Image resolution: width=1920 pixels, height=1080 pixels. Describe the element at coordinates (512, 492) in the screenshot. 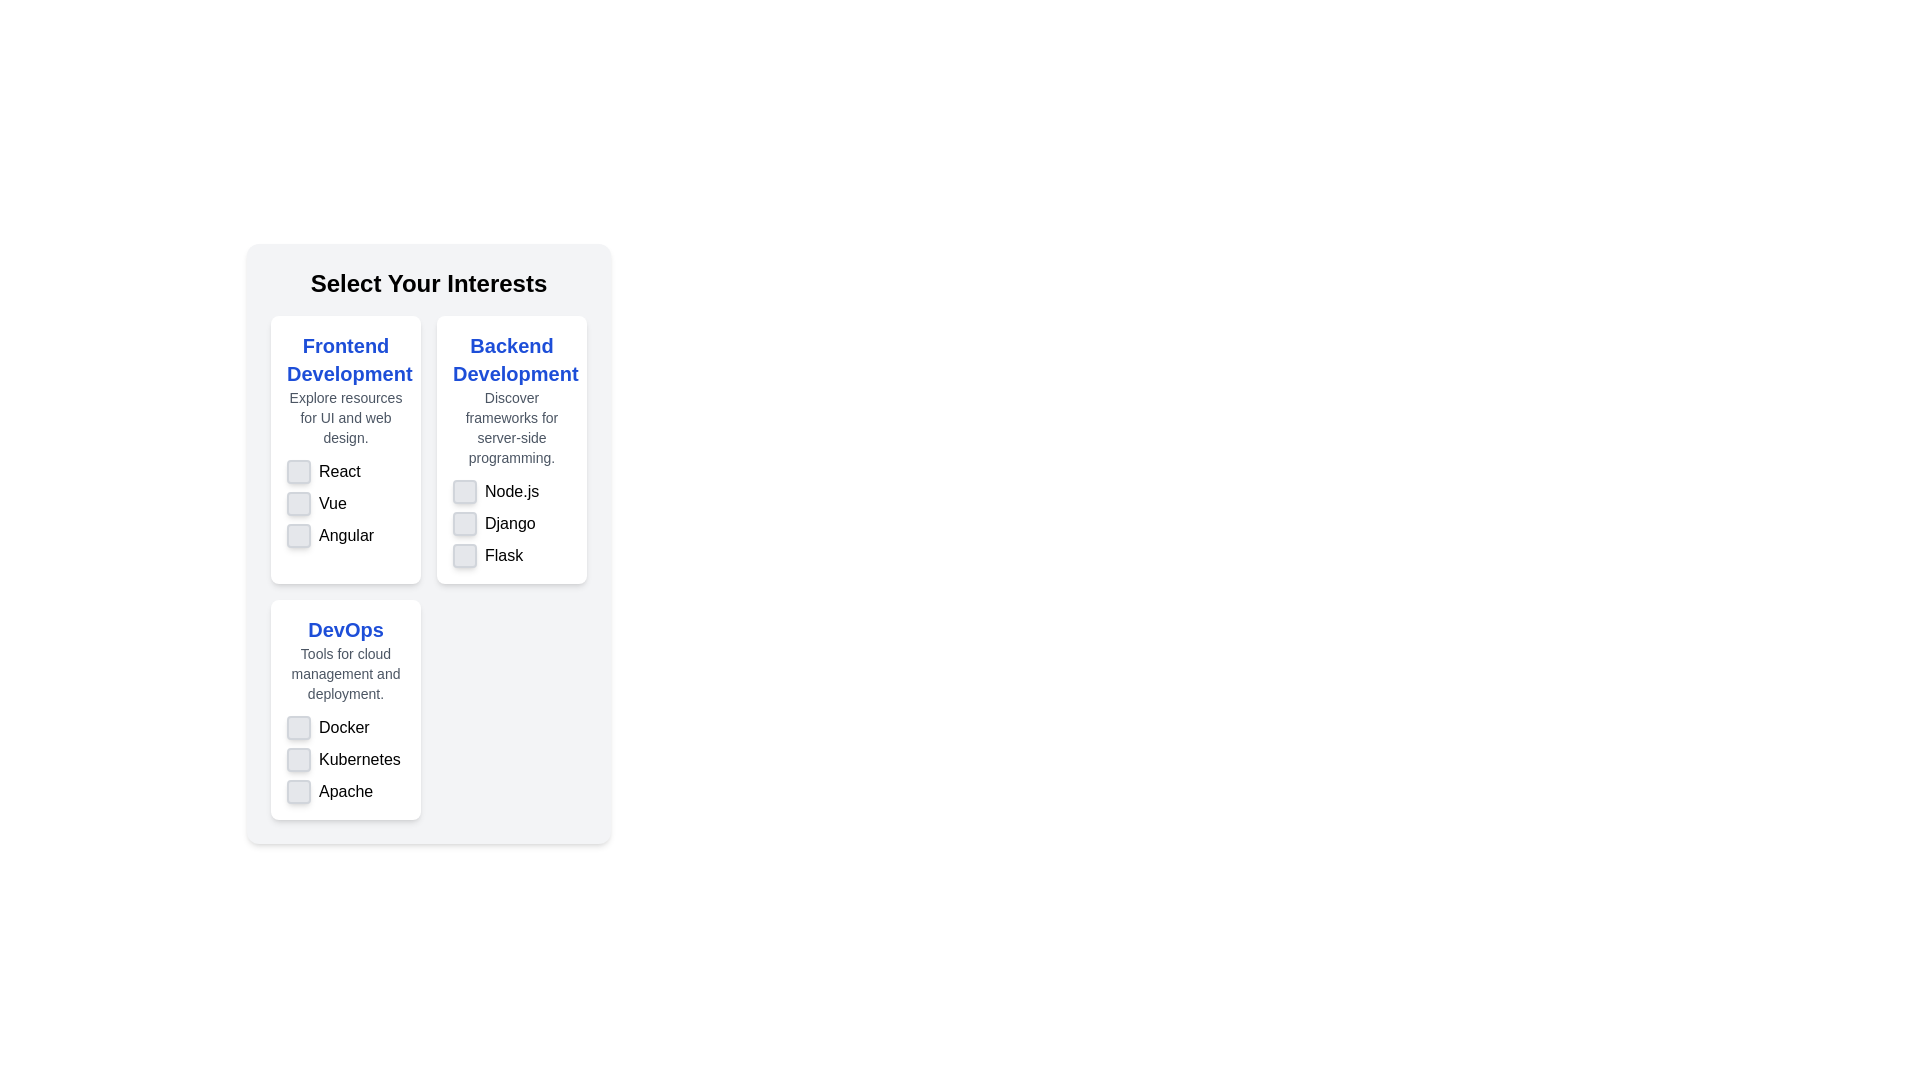

I see `text label displaying 'Node.js' located in the 'Backend Development' section, adjacent to a checkbox` at that location.